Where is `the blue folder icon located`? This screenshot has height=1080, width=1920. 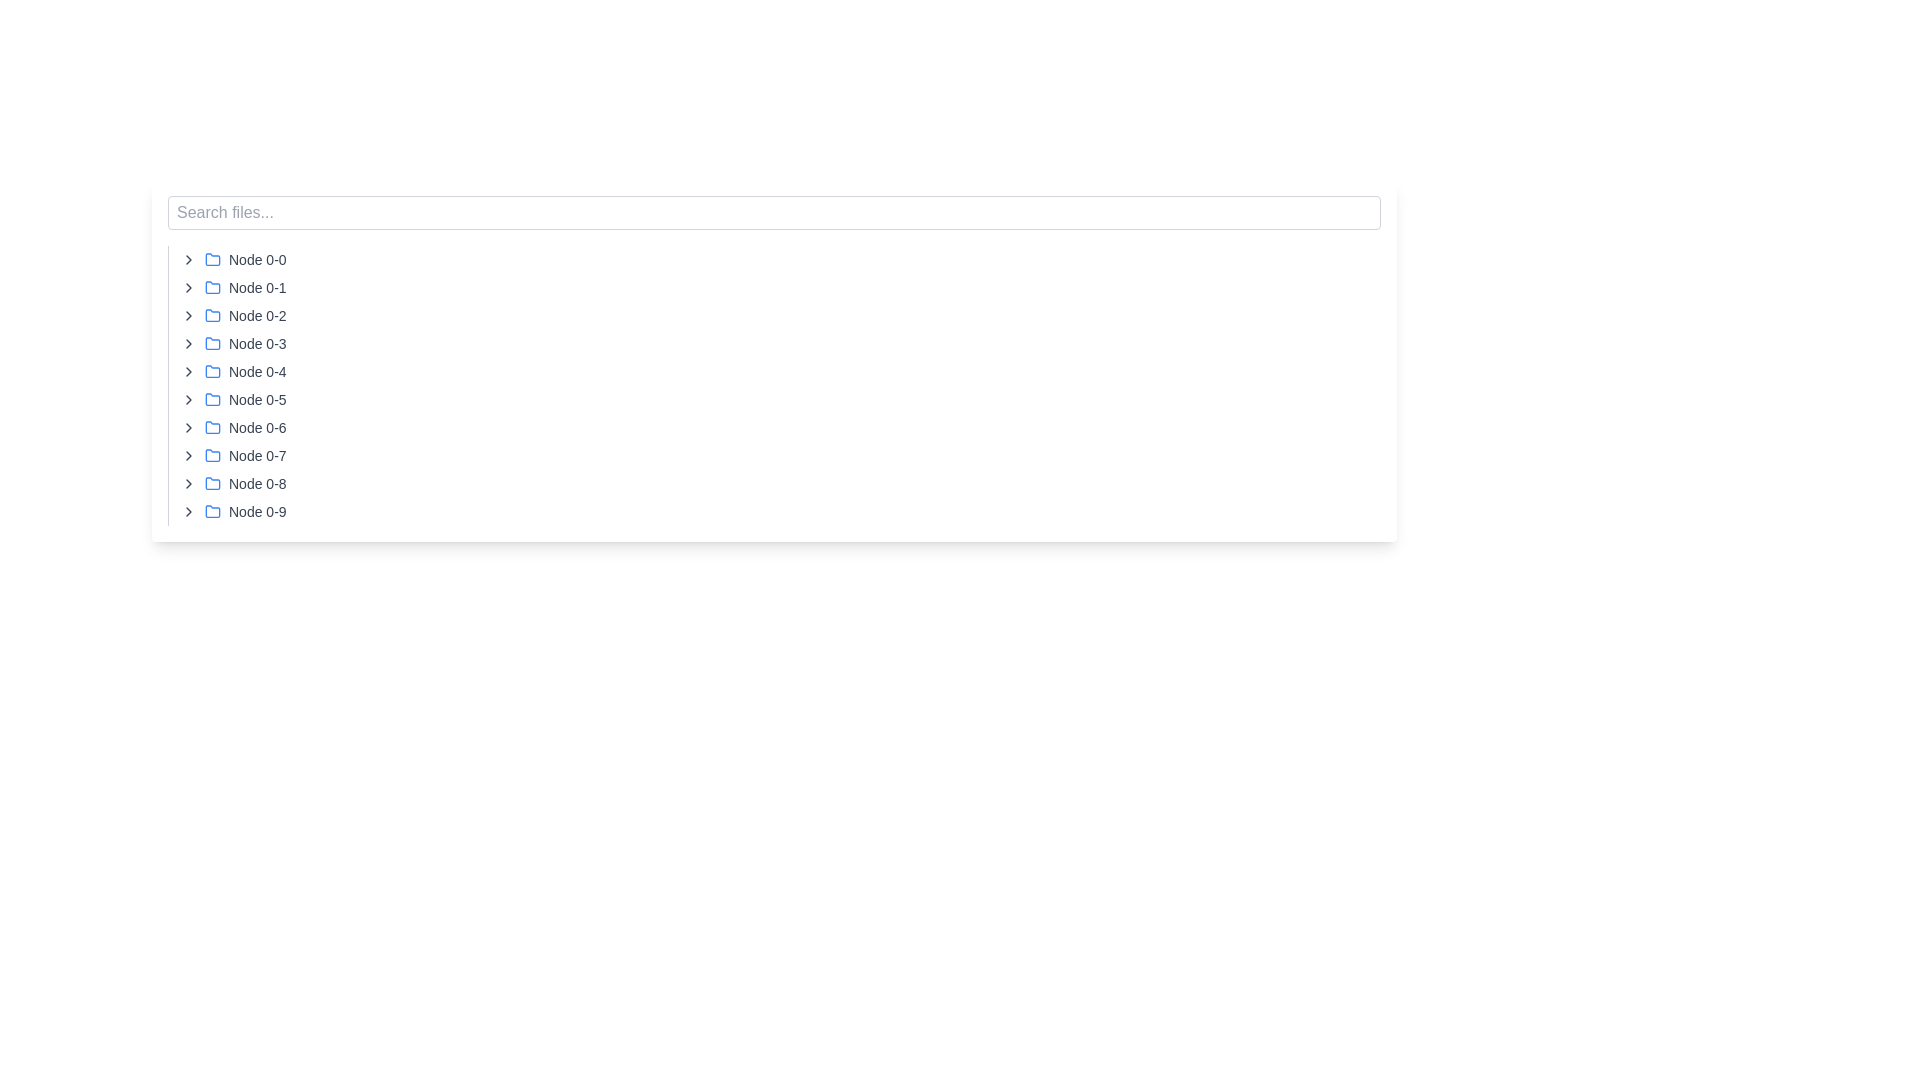 the blue folder icon located is located at coordinates (212, 315).